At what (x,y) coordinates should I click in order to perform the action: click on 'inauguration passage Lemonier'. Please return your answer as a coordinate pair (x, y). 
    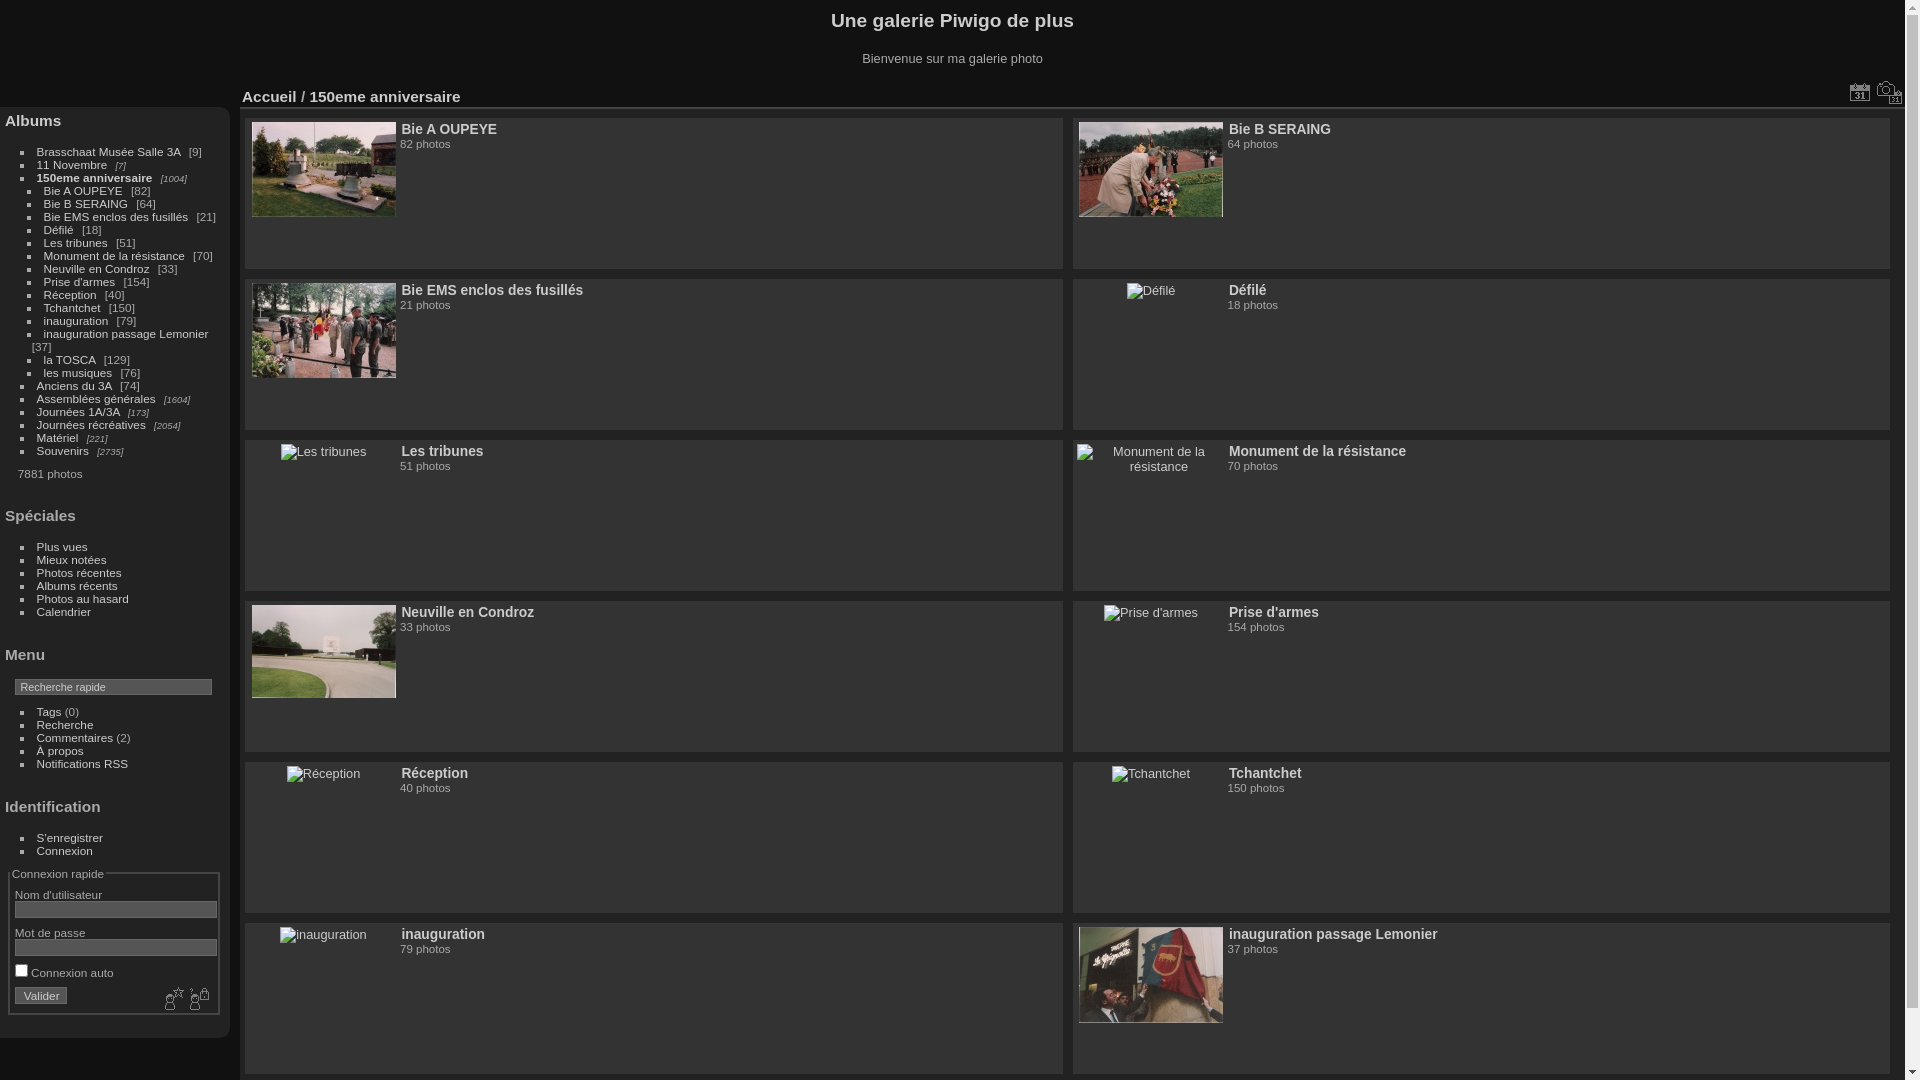
    Looking at the image, I should click on (1333, 933).